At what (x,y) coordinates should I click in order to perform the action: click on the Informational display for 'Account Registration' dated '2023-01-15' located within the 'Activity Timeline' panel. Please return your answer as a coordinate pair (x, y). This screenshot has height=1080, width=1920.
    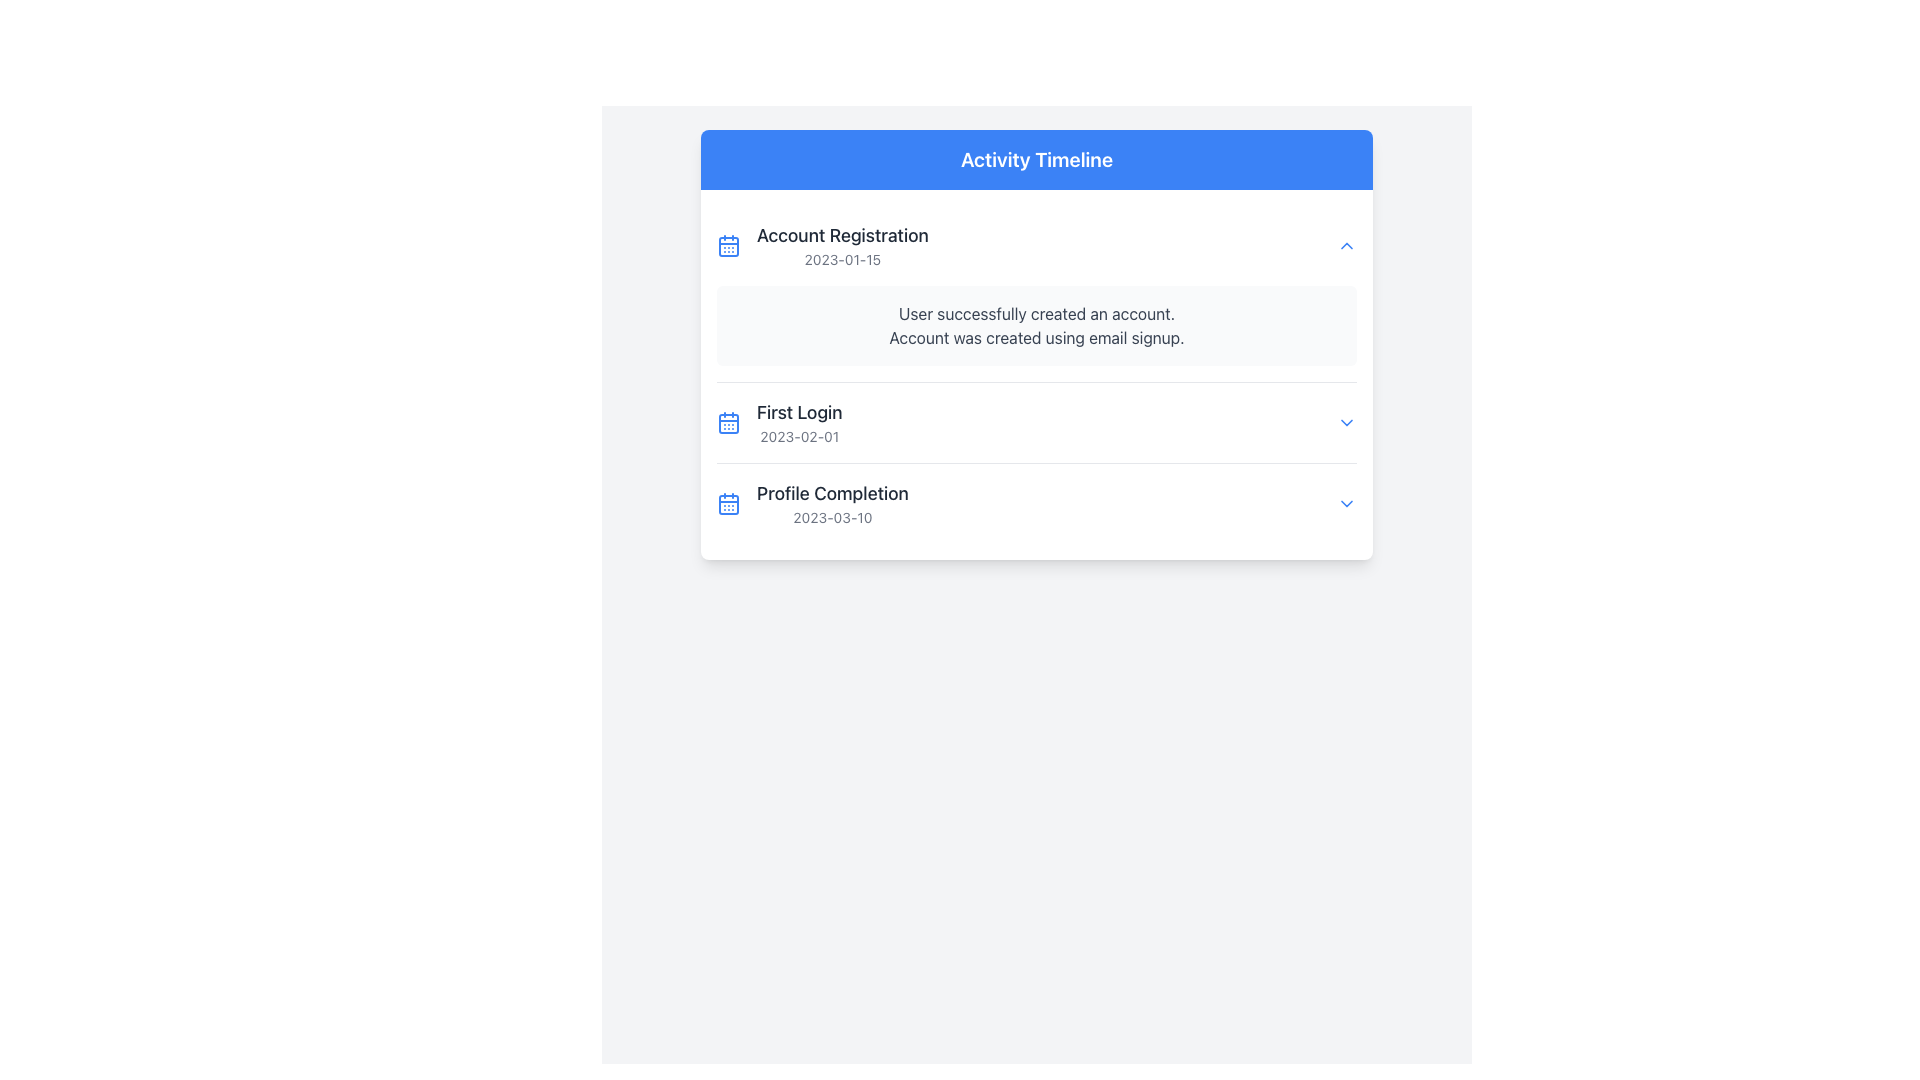
    Looking at the image, I should click on (822, 245).